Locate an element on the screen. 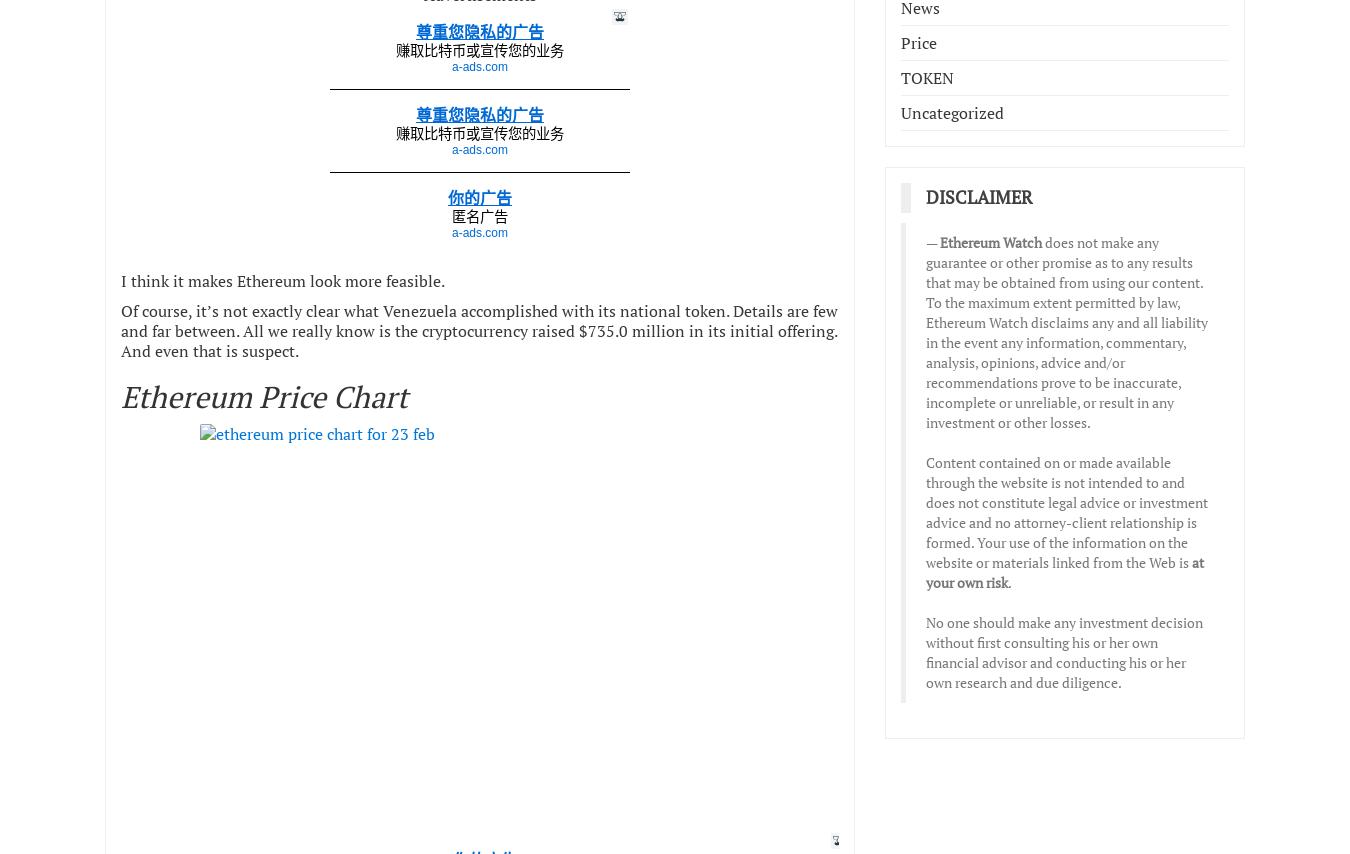 The image size is (1350, 854). 'does not make any guarantee or other promise as to any results that may be obtained from using our content. To the maximum extent permitted by law, Ethereum Watch disclaims any and all liability in the event any information, commentary, analysis, opinions, advice and/or recommendations prove to be inaccurate, incomplete or unreliable, or result in any investment or other losses.' is located at coordinates (1067, 330).